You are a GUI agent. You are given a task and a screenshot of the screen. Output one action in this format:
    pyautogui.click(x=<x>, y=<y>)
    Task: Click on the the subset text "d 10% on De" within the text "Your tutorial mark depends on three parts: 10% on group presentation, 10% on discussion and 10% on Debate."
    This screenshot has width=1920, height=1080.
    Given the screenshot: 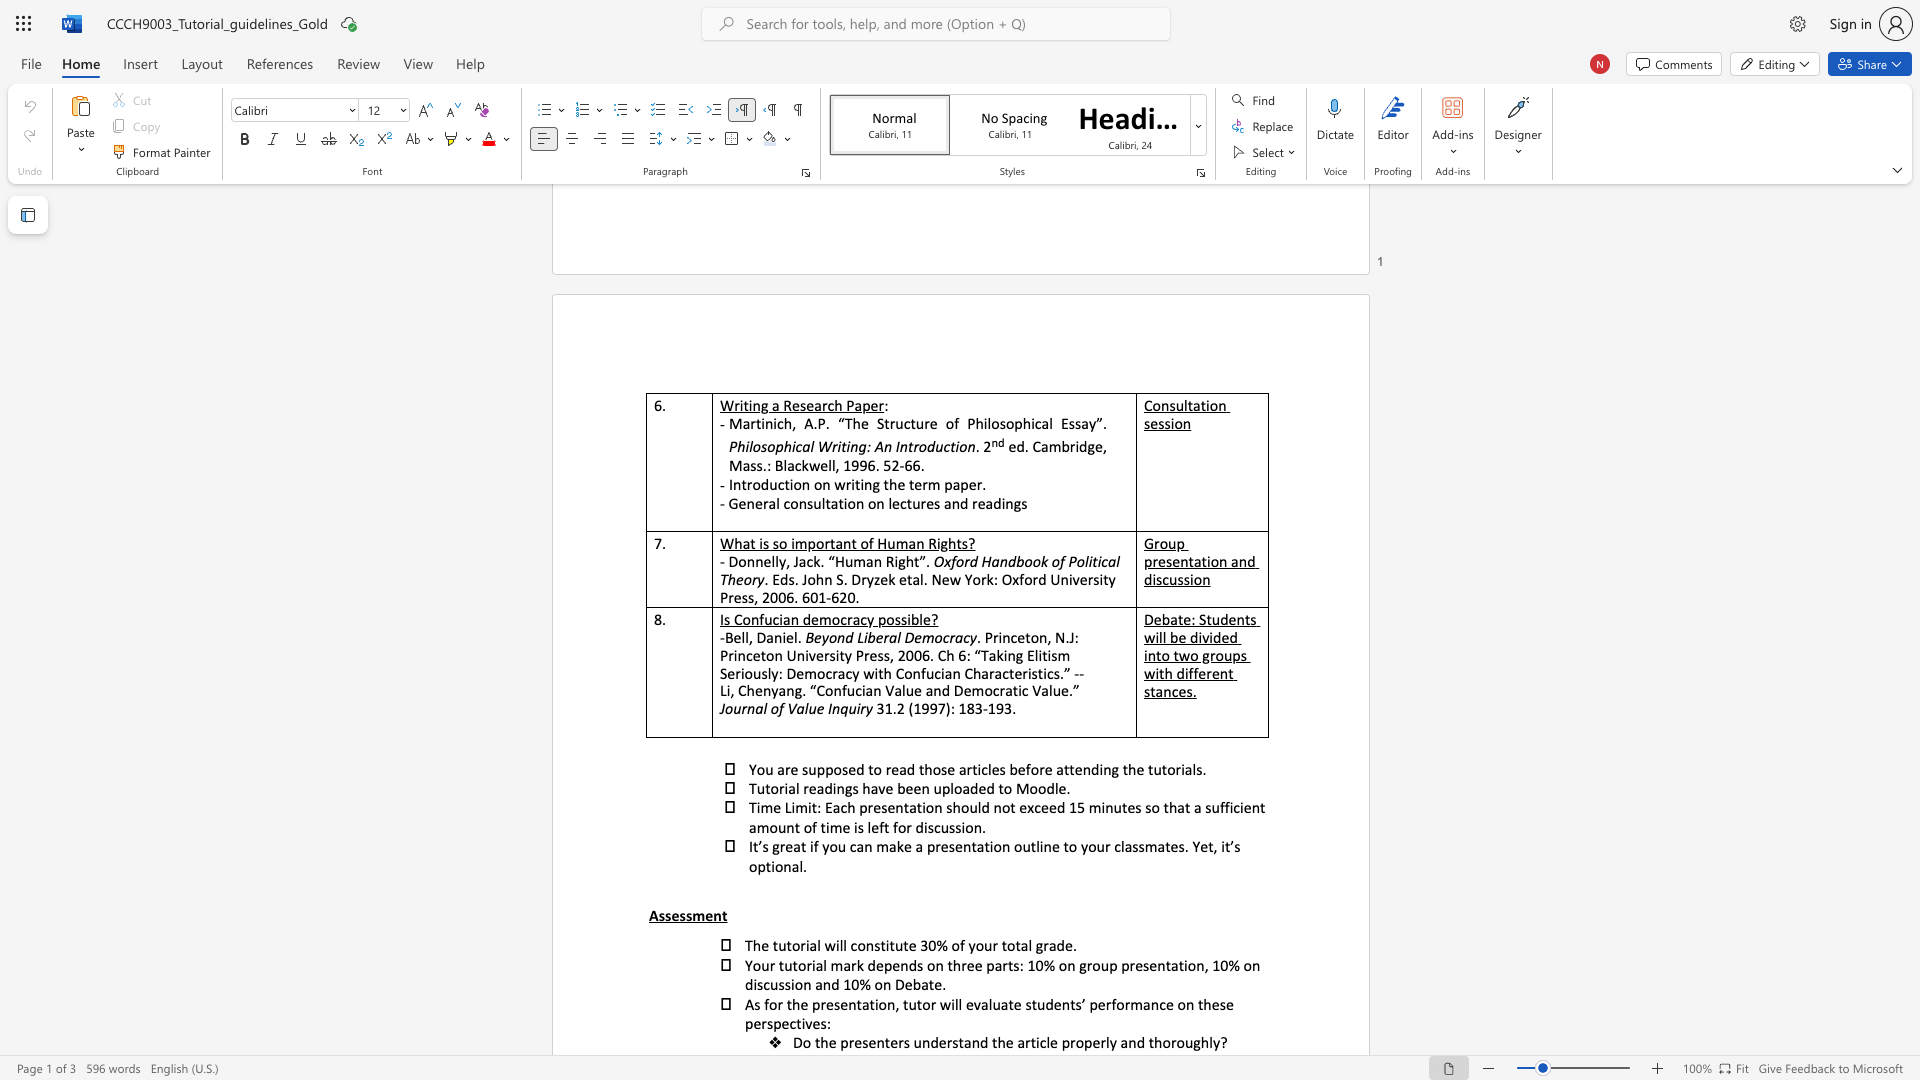 What is the action you would take?
    pyautogui.click(x=831, y=983)
    